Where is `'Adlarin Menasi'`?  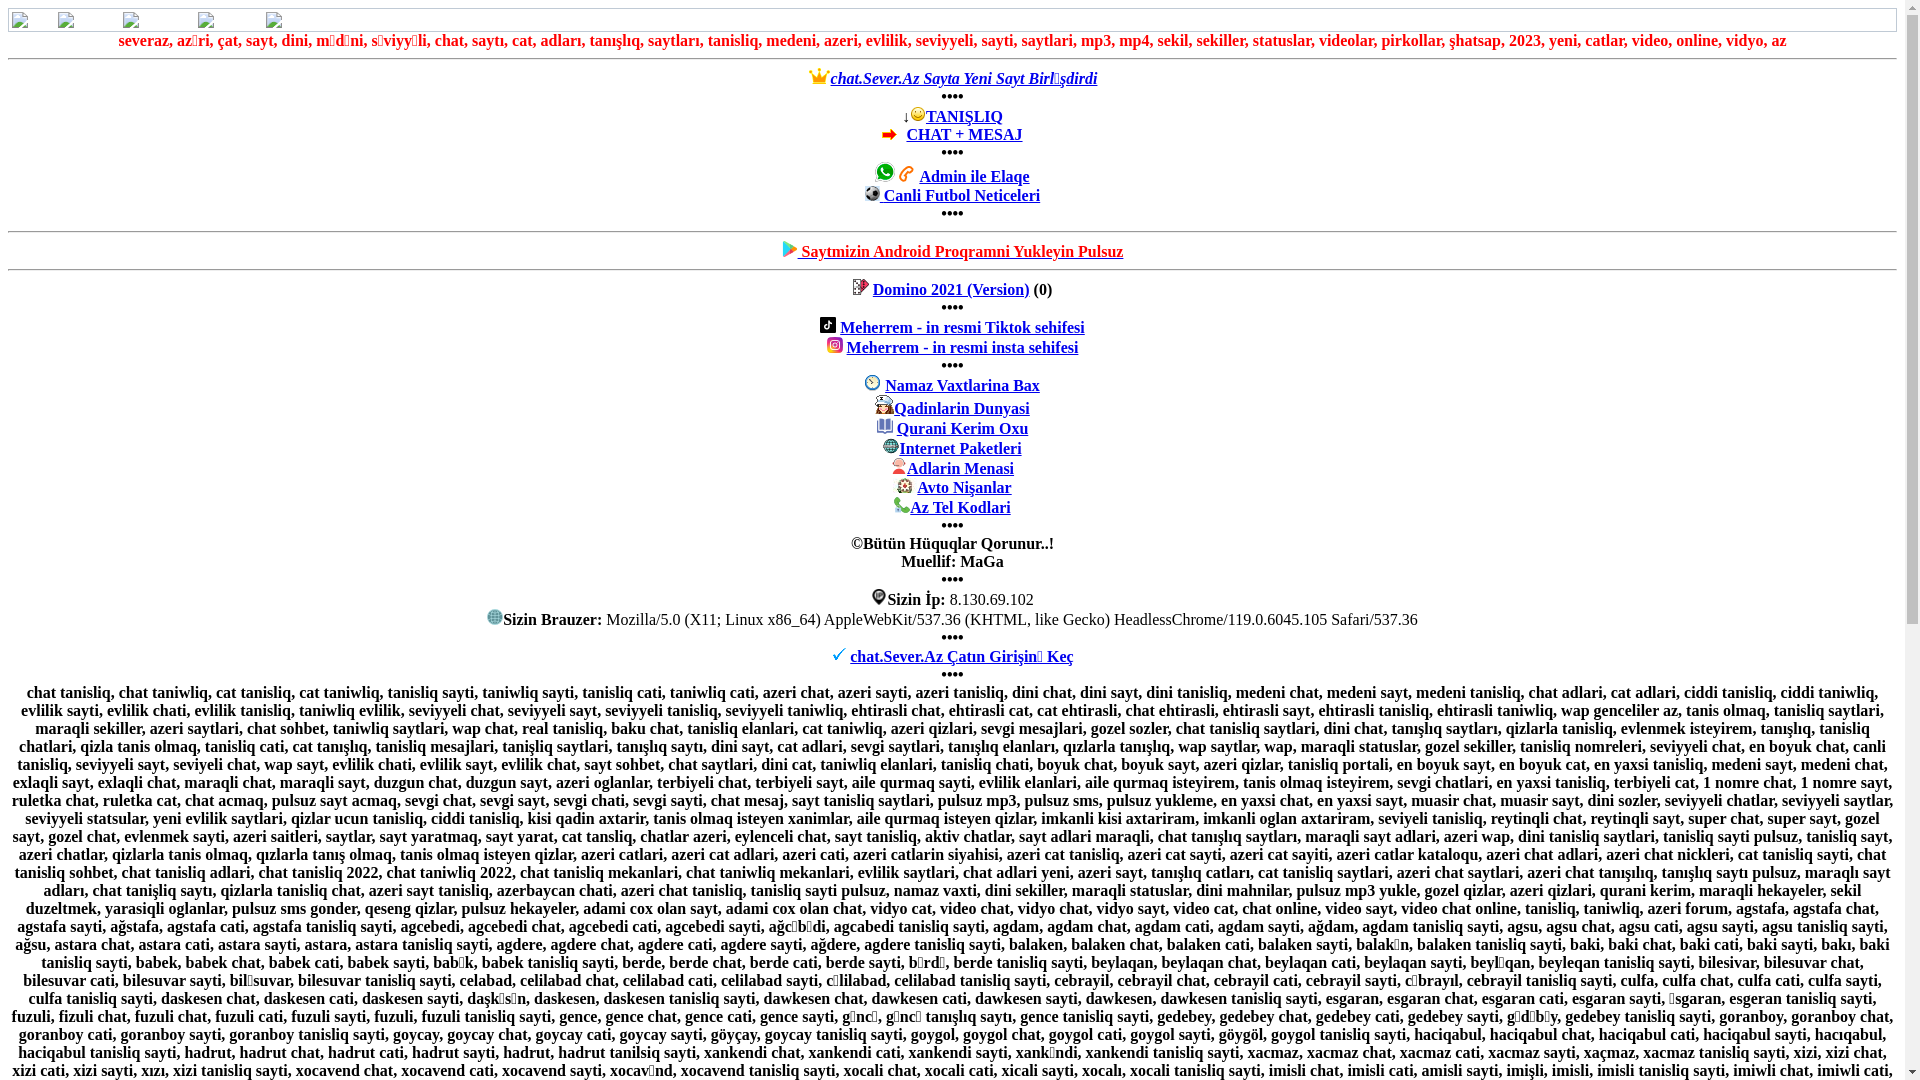
'Adlarin Menasi' is located at coordinates (960, 468).